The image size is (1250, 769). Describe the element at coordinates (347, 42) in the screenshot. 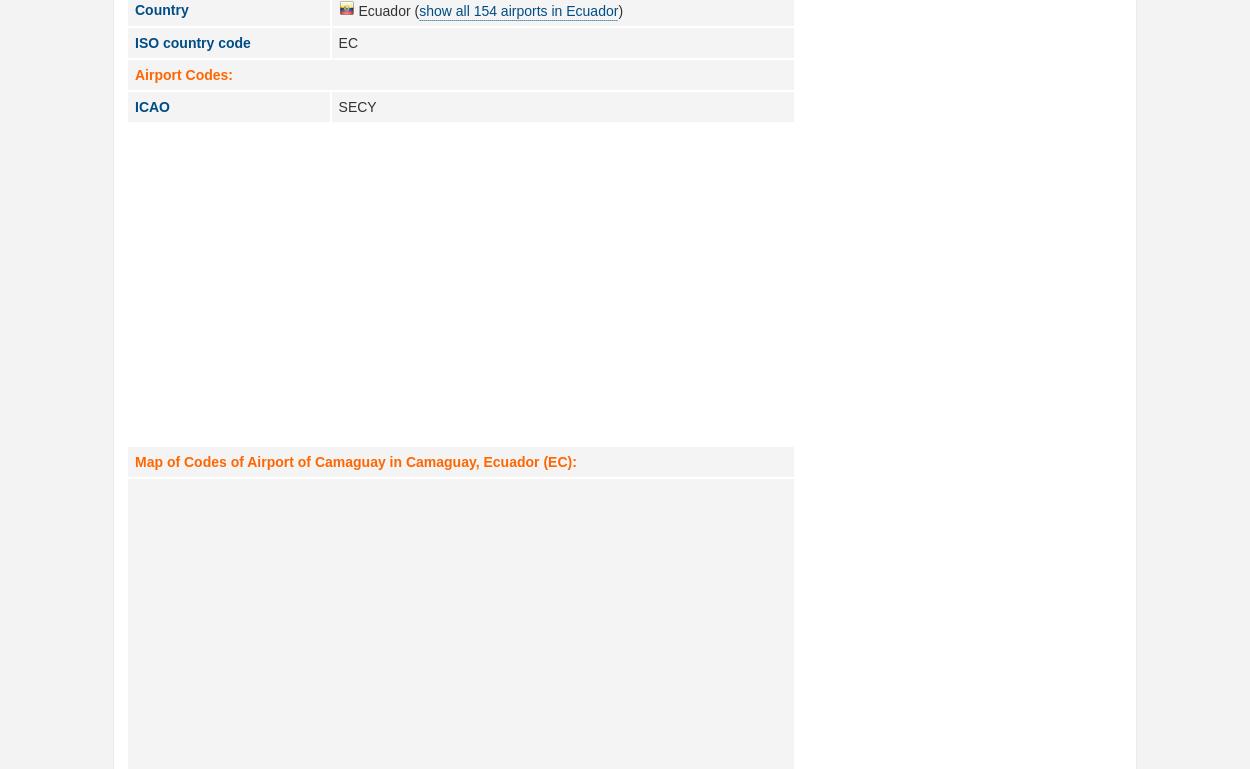

I see `'EC'` at that location.